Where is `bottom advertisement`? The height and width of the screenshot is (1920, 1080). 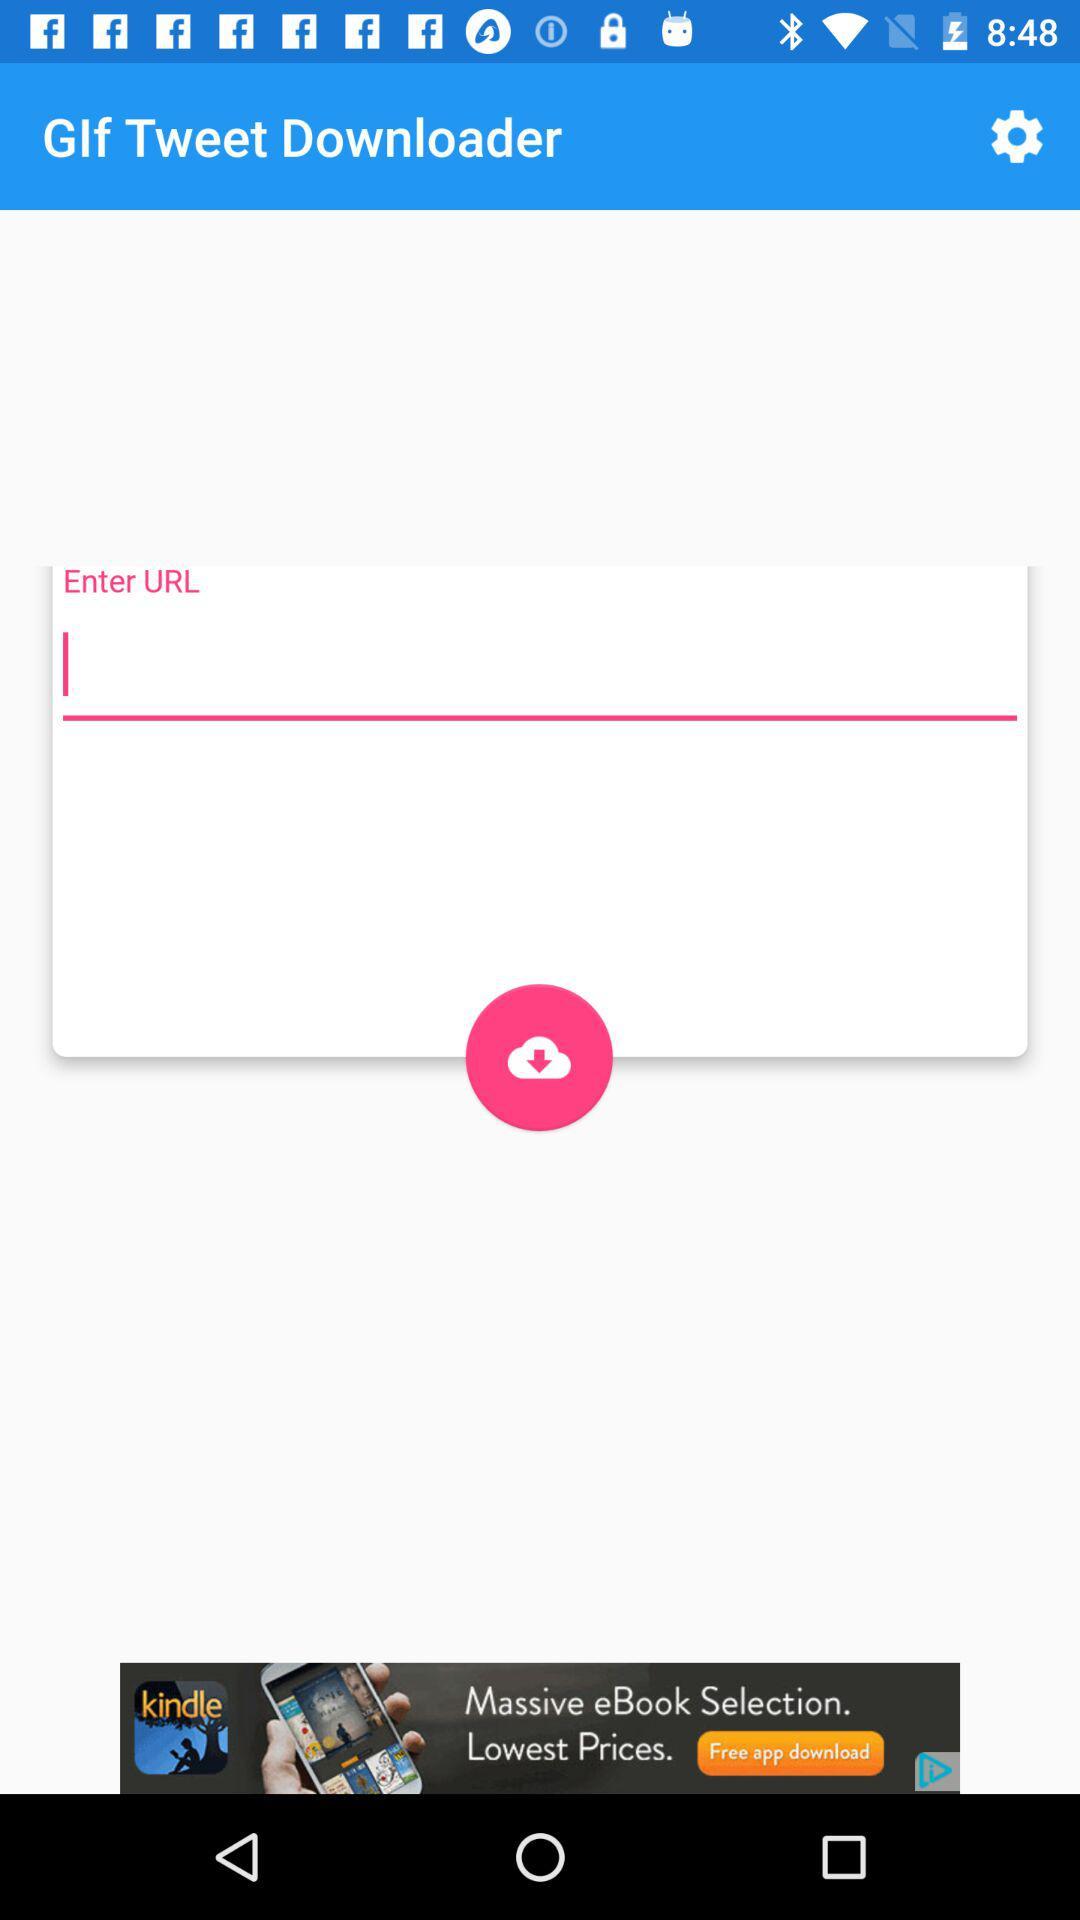 bottom advertisement is located at coordinates (540, 1727).